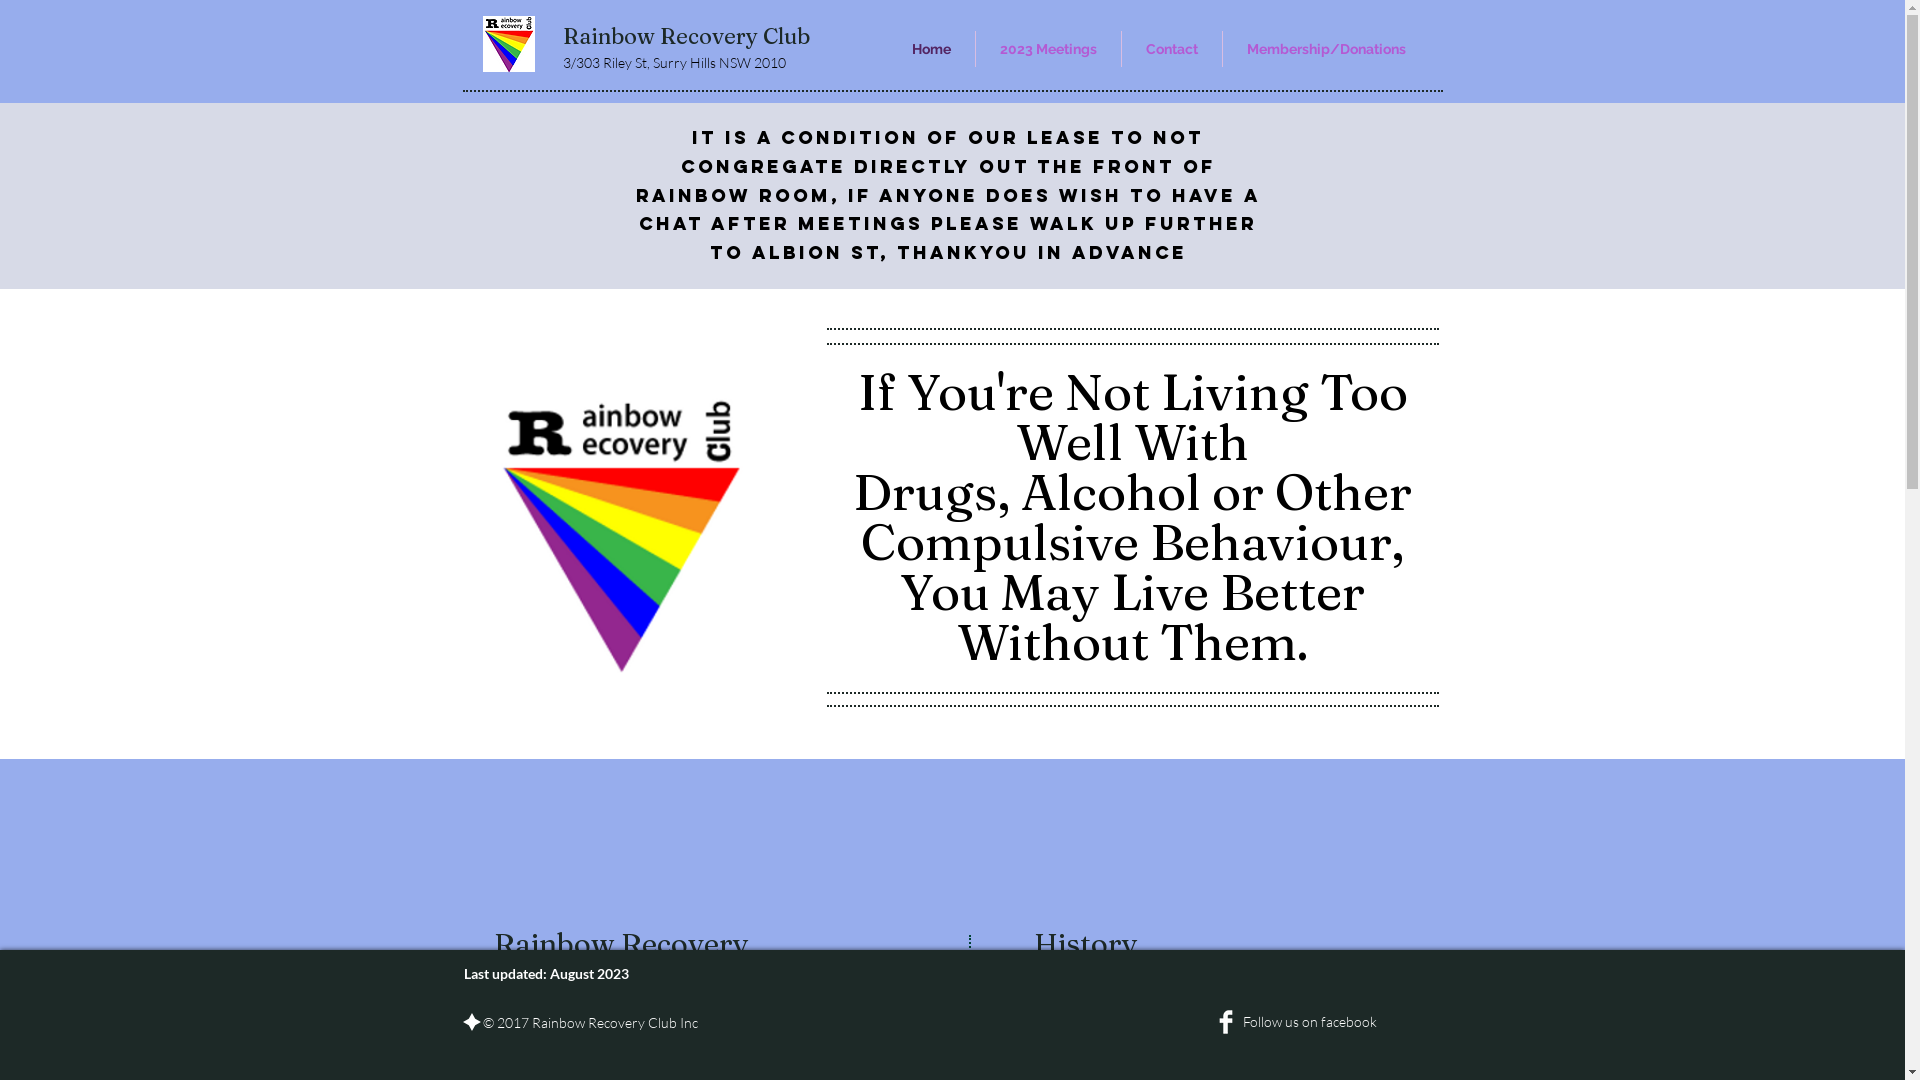  Describe the element at coordinates (1122, 48) in the screenshot. I see `'Contact'` at that location.